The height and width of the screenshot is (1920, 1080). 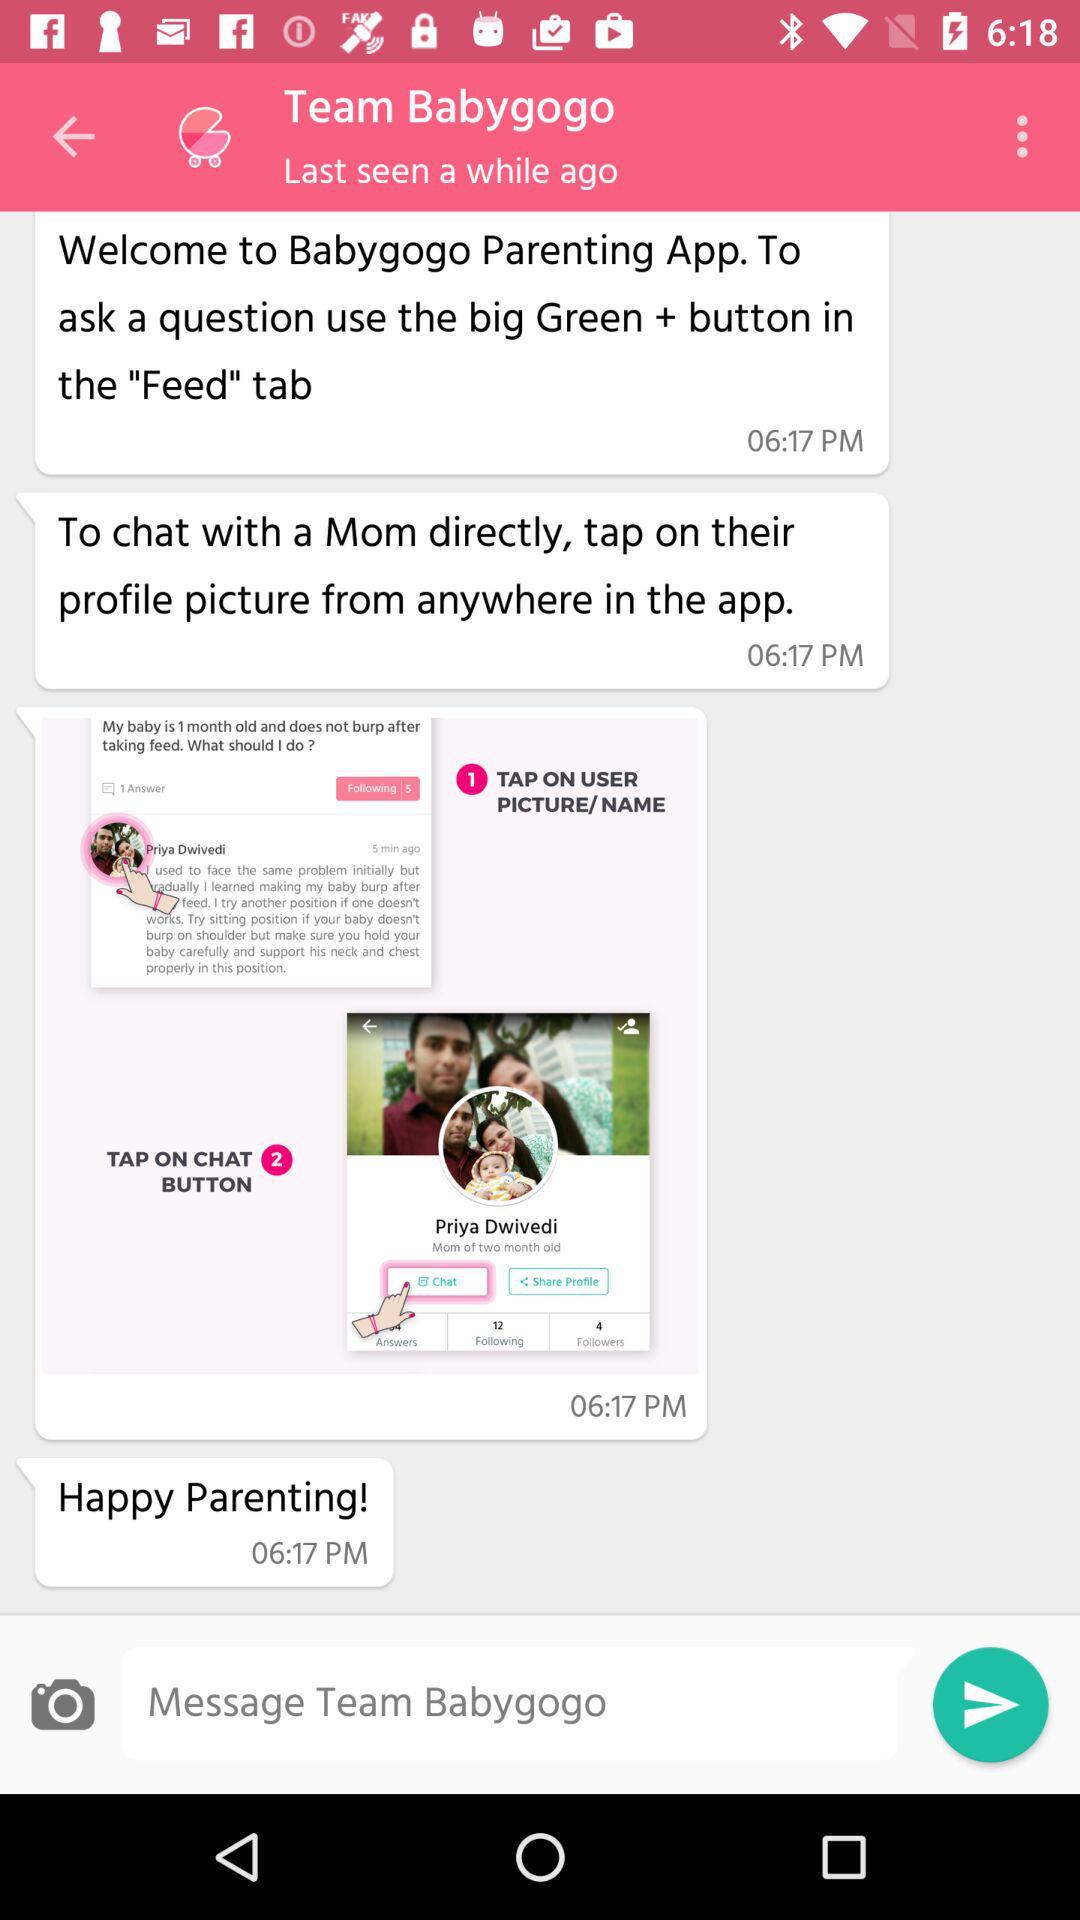 What do you see at coordinates (204, 136) in the screenshot?
I see `icon above hi app crawler item` at bounding box center [204, 136].